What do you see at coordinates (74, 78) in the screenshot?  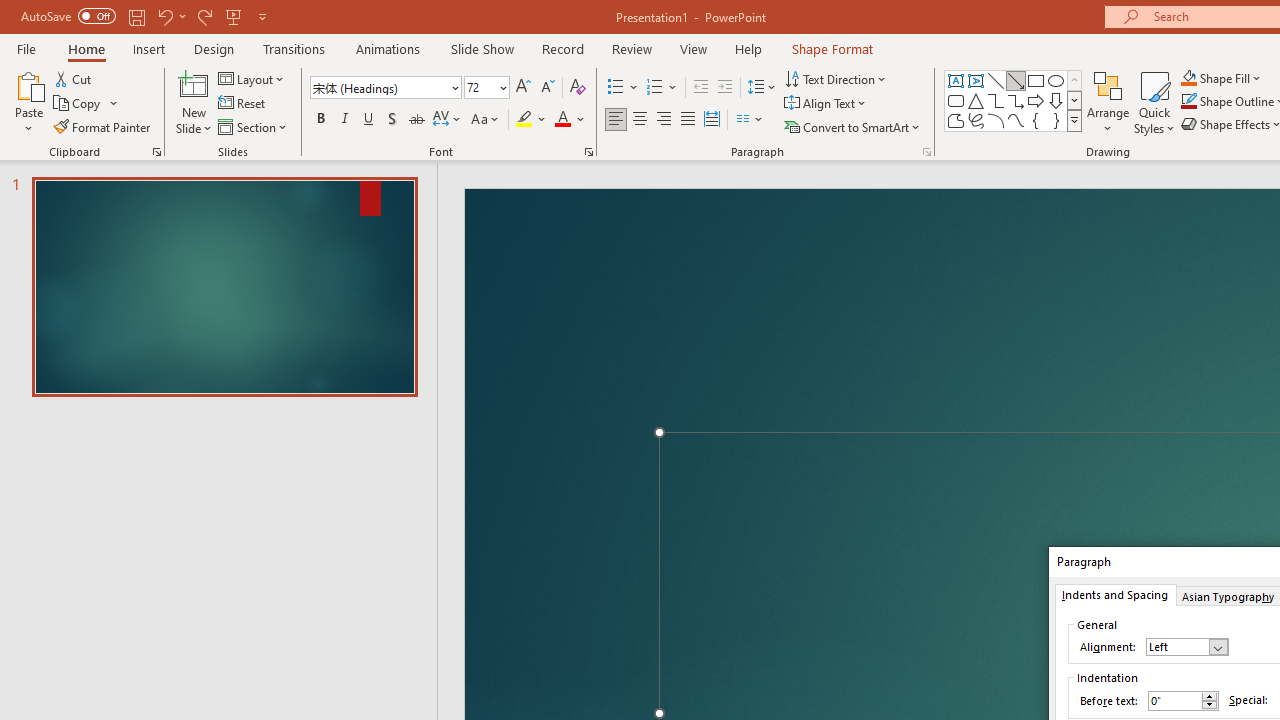 I see `'Cut'` at bounding box center [74, 78].